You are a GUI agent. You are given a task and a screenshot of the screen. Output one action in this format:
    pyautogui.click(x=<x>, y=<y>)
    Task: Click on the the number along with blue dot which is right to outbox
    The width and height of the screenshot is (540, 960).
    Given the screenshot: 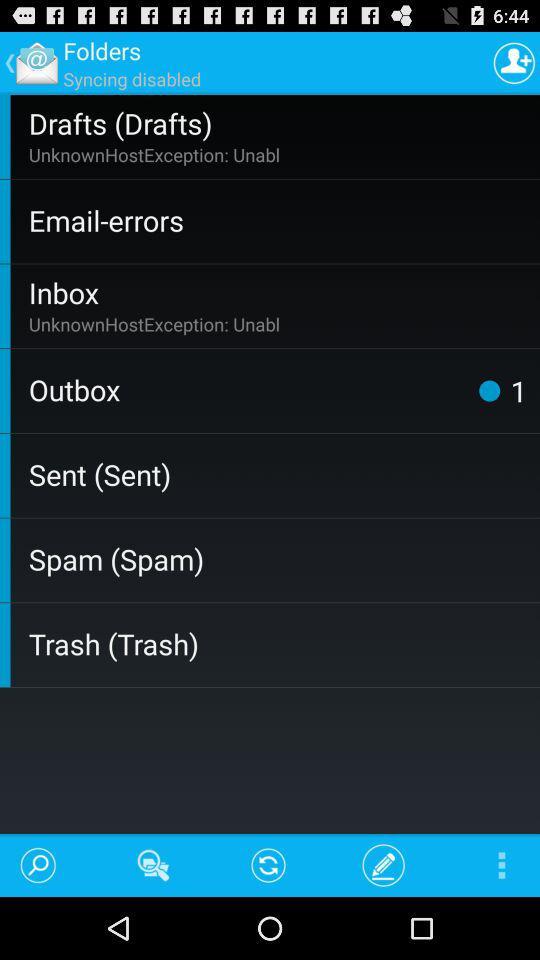 What is the action you would take?
    pyautogui.click(x=496, y=390)
    